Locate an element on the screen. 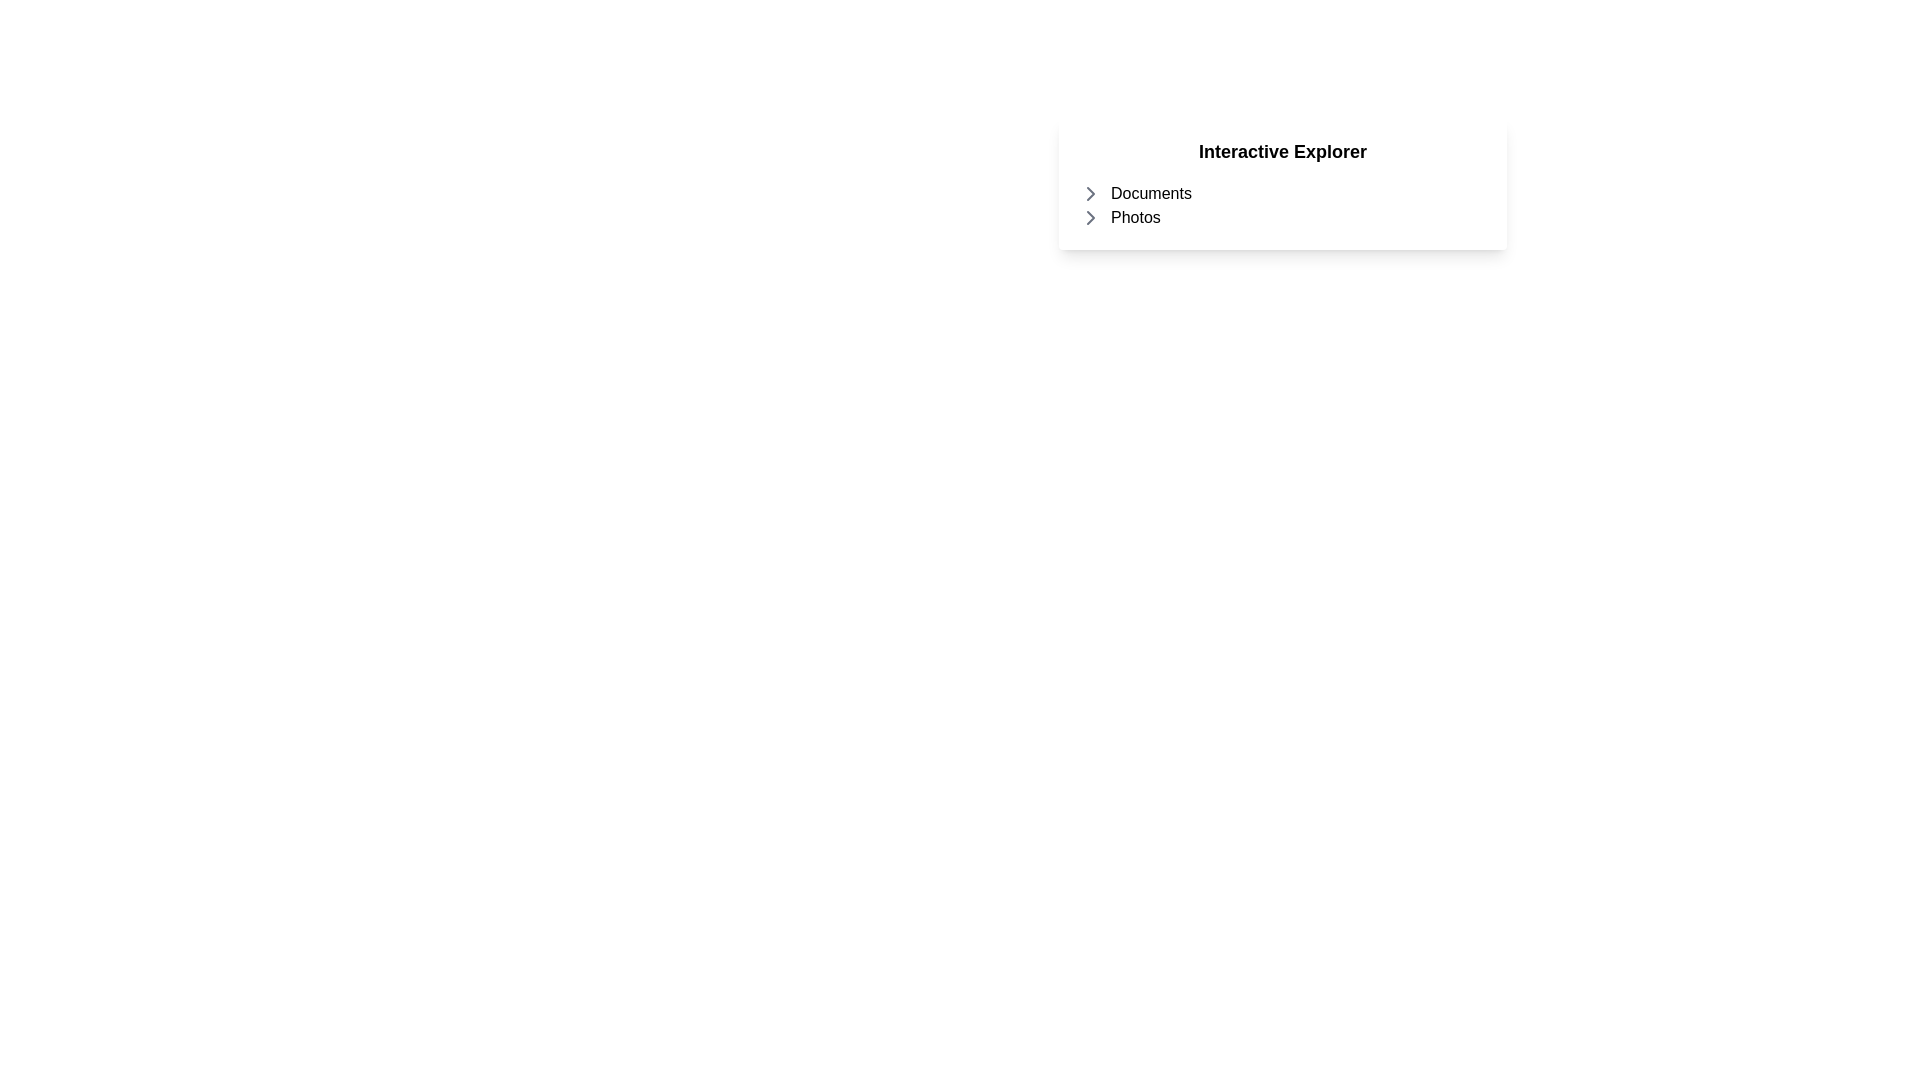 The width and height of the screenshot is (1920, 1080). the icon located immediately to the left of the text 'Documents', which serves as a navigational or expansion cue is located at coordinates (1089, 193).